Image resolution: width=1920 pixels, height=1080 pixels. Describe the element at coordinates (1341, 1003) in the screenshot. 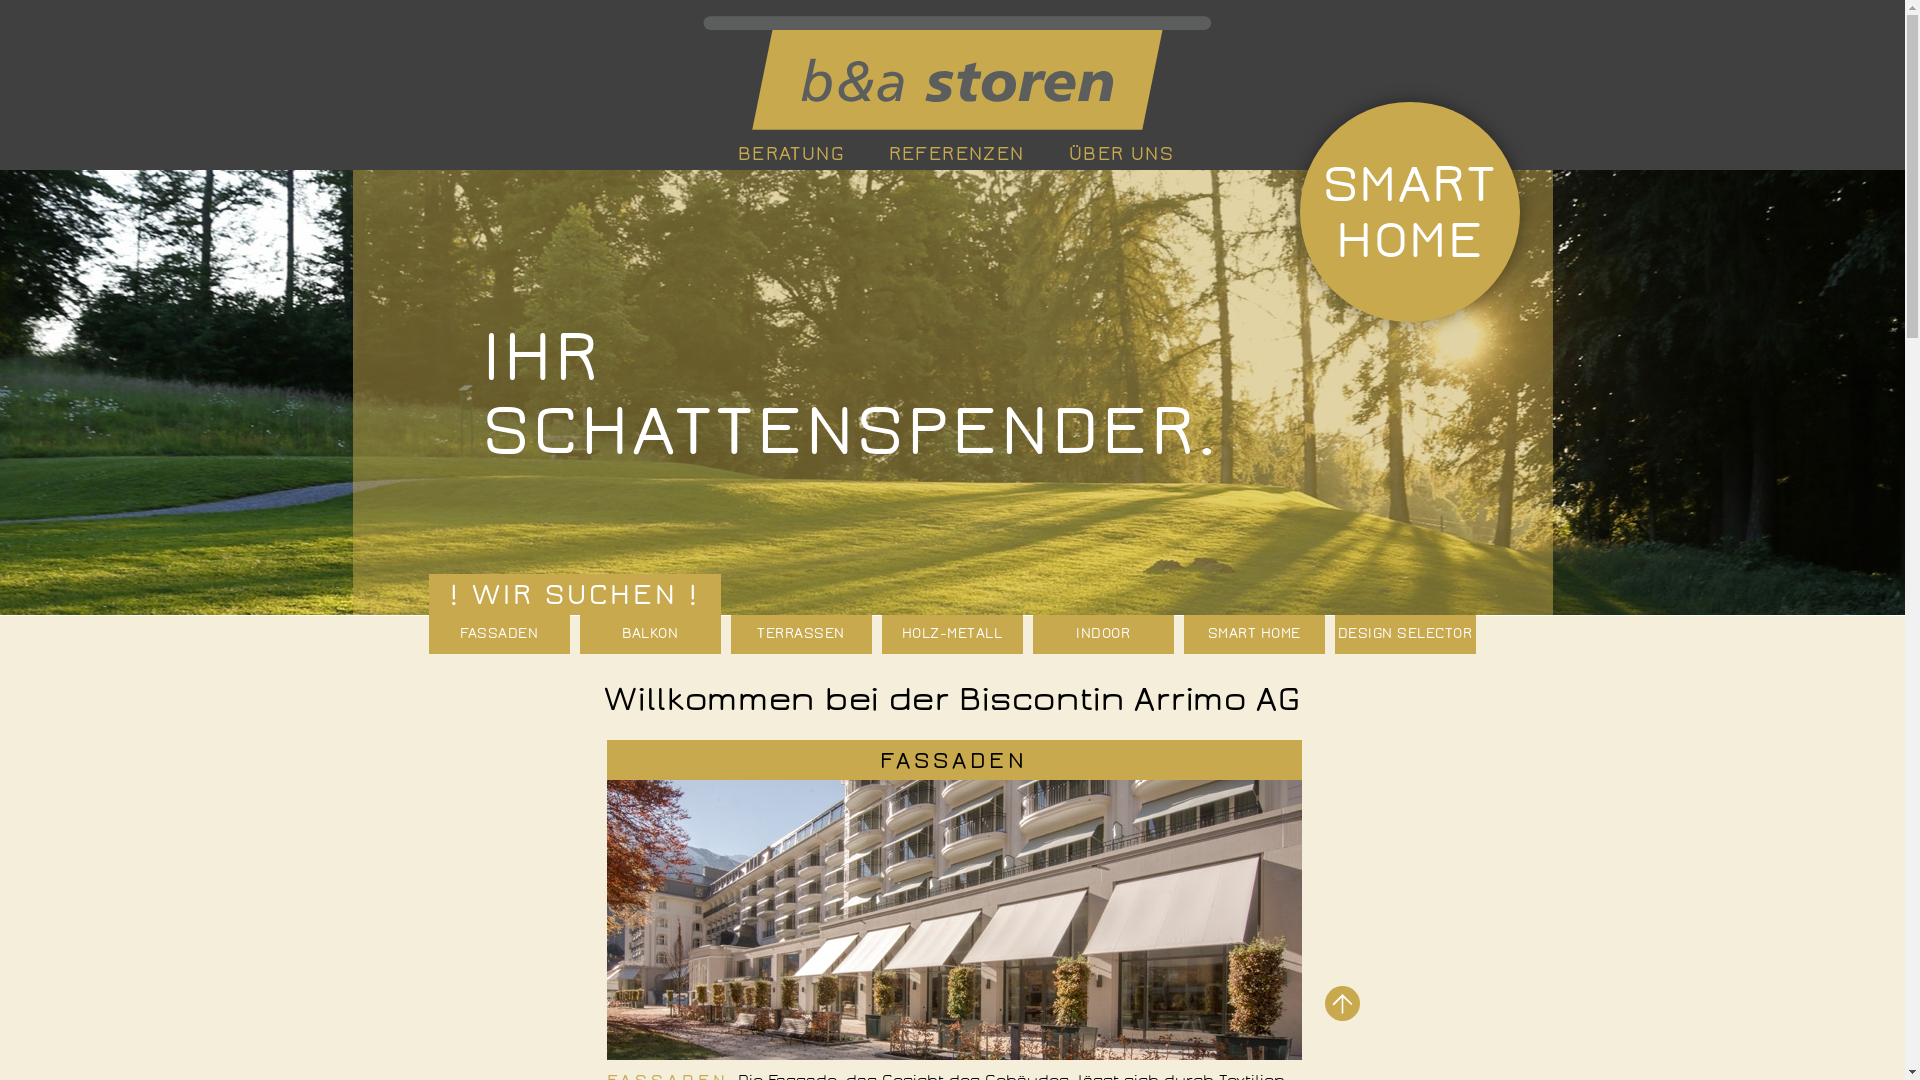

I see `' '` at that location.